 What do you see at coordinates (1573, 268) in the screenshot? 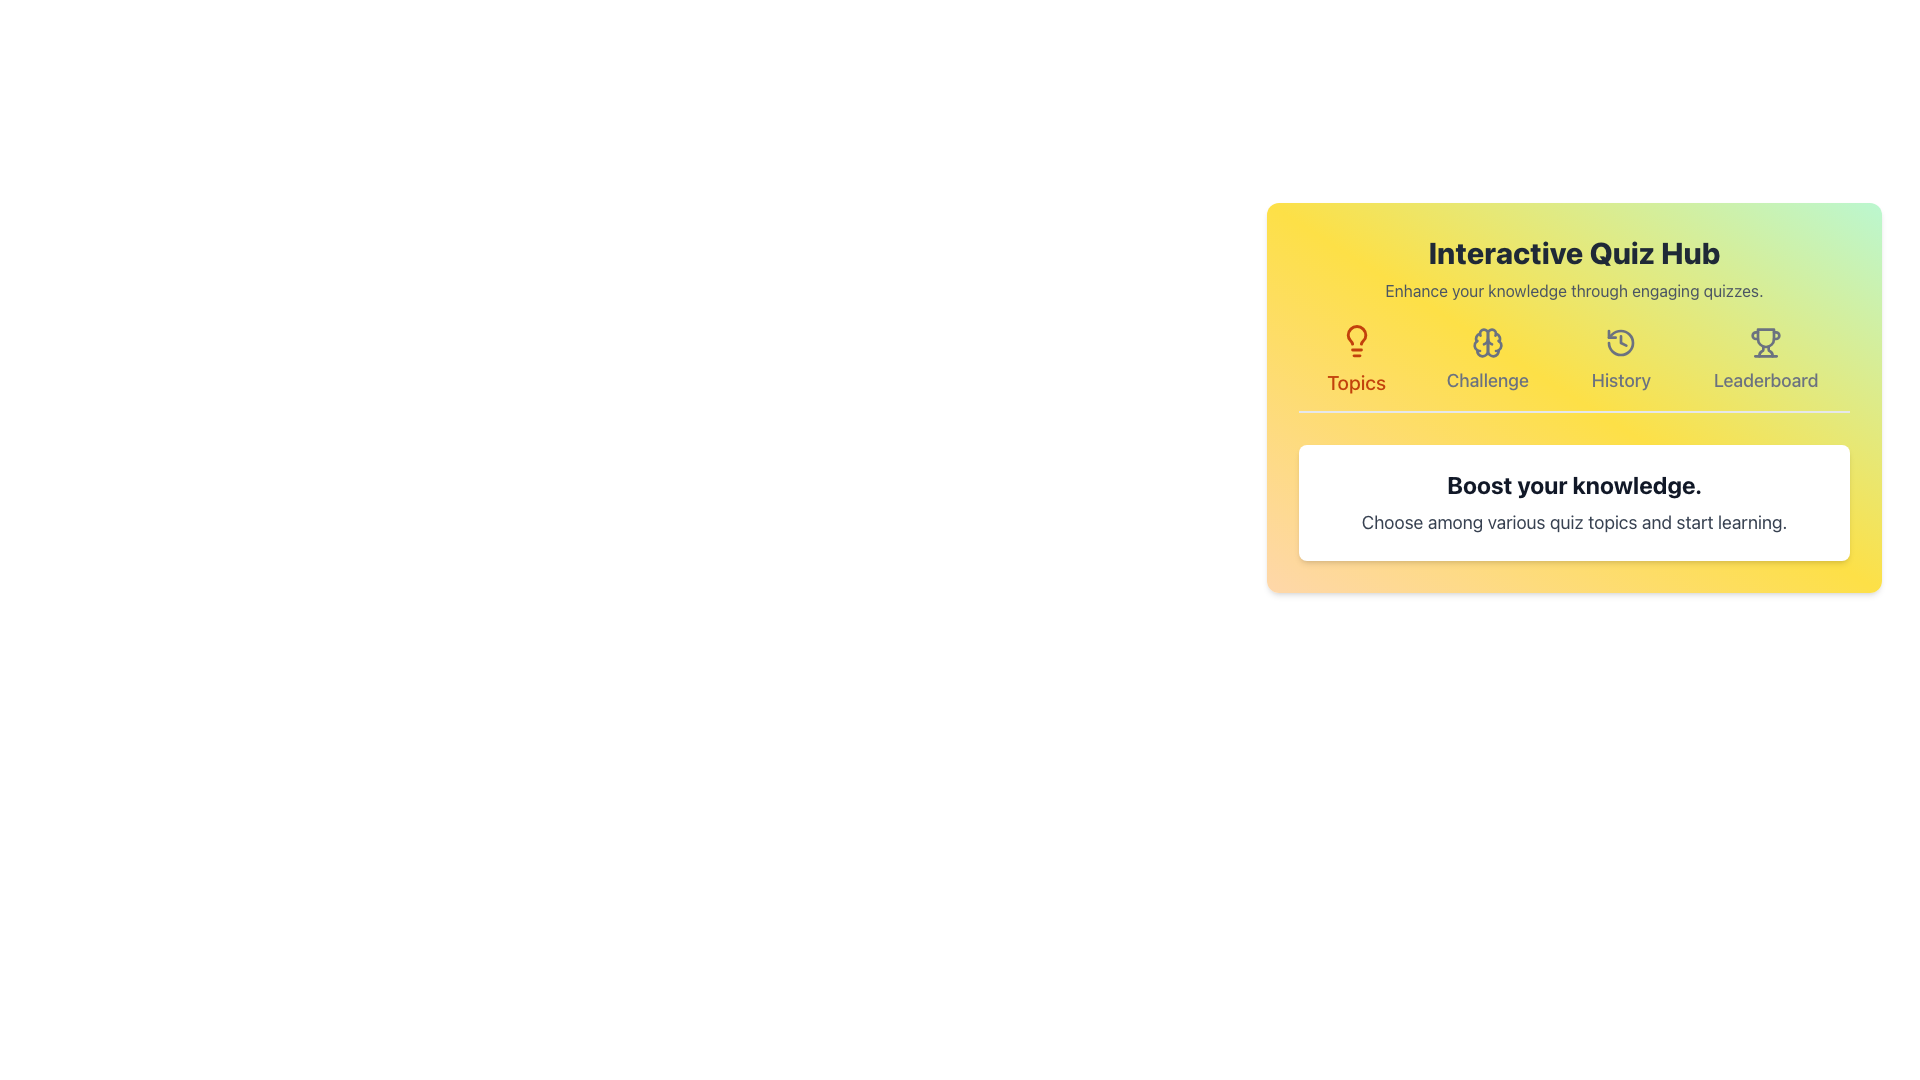
I see `the textual display component titled 'Interactive Quiz Hub' which features a bold heading and a subheading, located at the top-center of the card component` at bounding box center [1573, 268].